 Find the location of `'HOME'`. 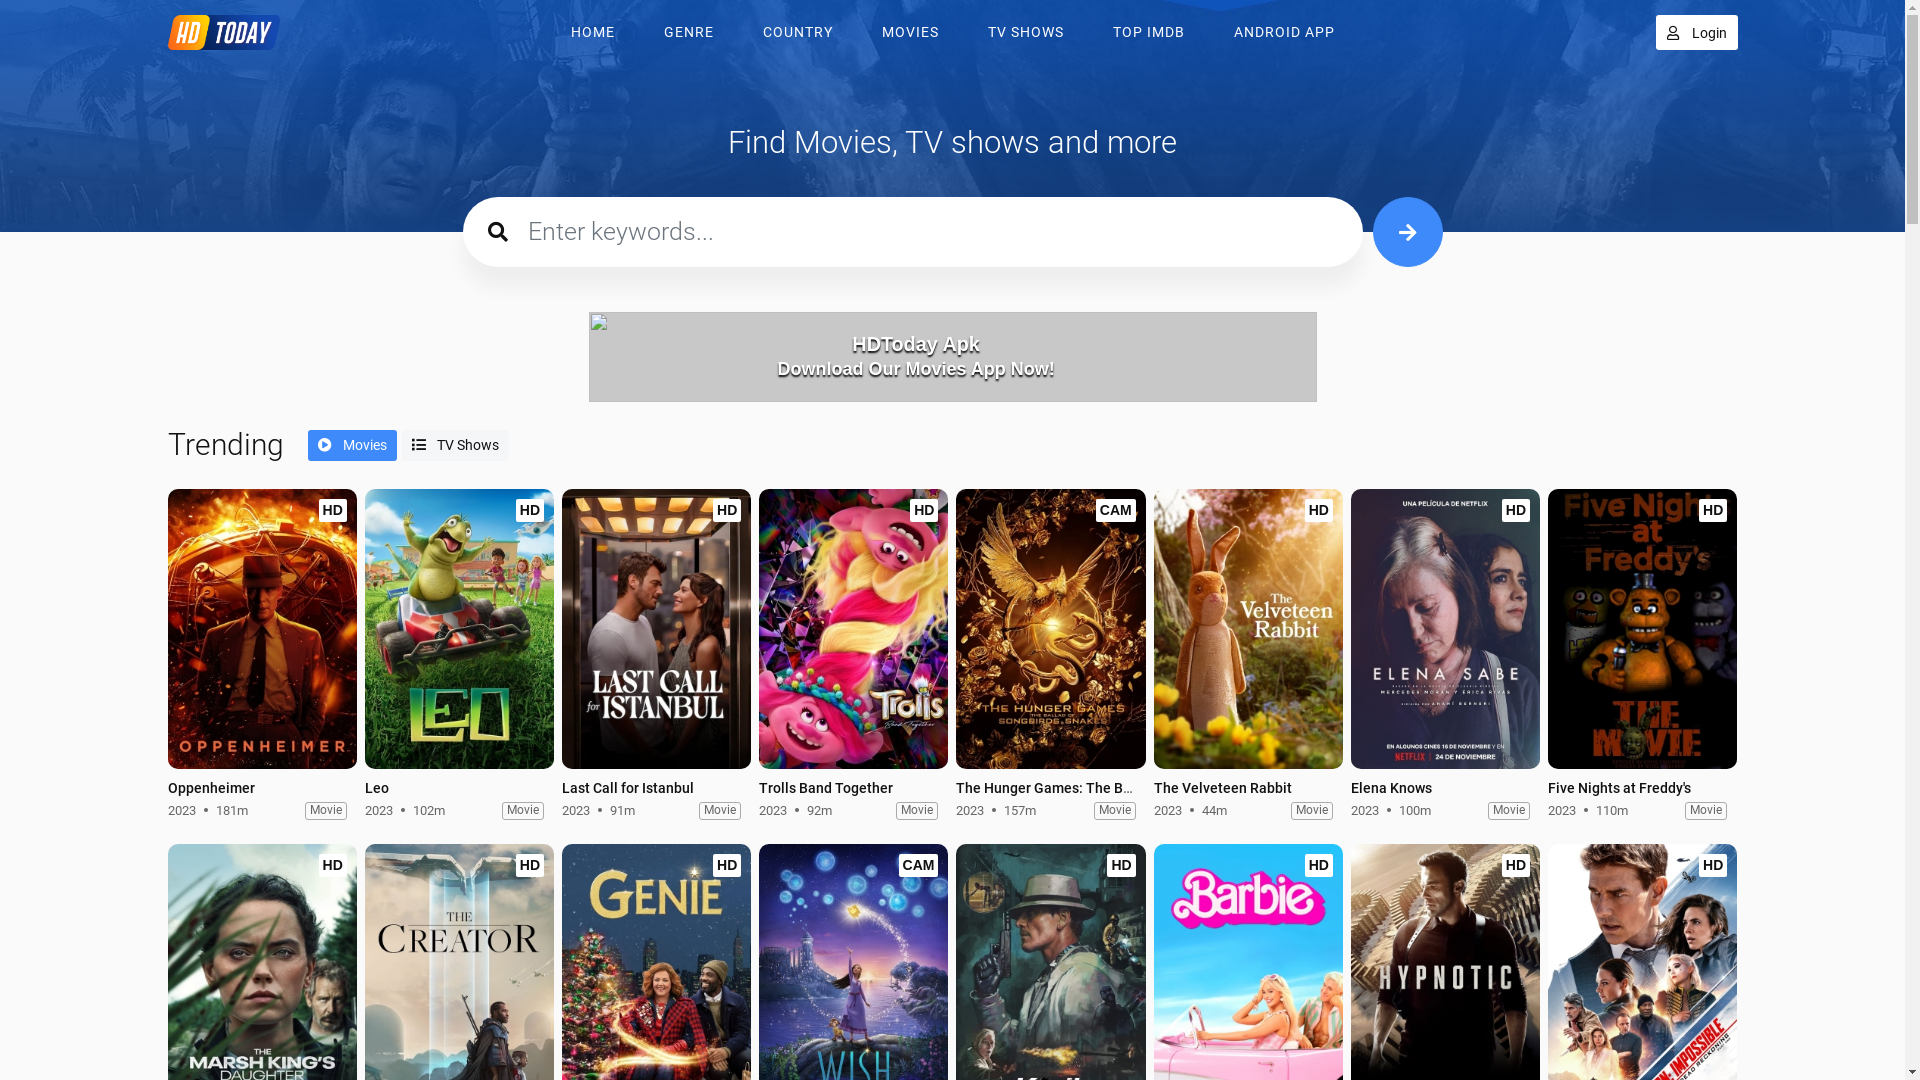

'HOME' is located at coordinates (550, 32).